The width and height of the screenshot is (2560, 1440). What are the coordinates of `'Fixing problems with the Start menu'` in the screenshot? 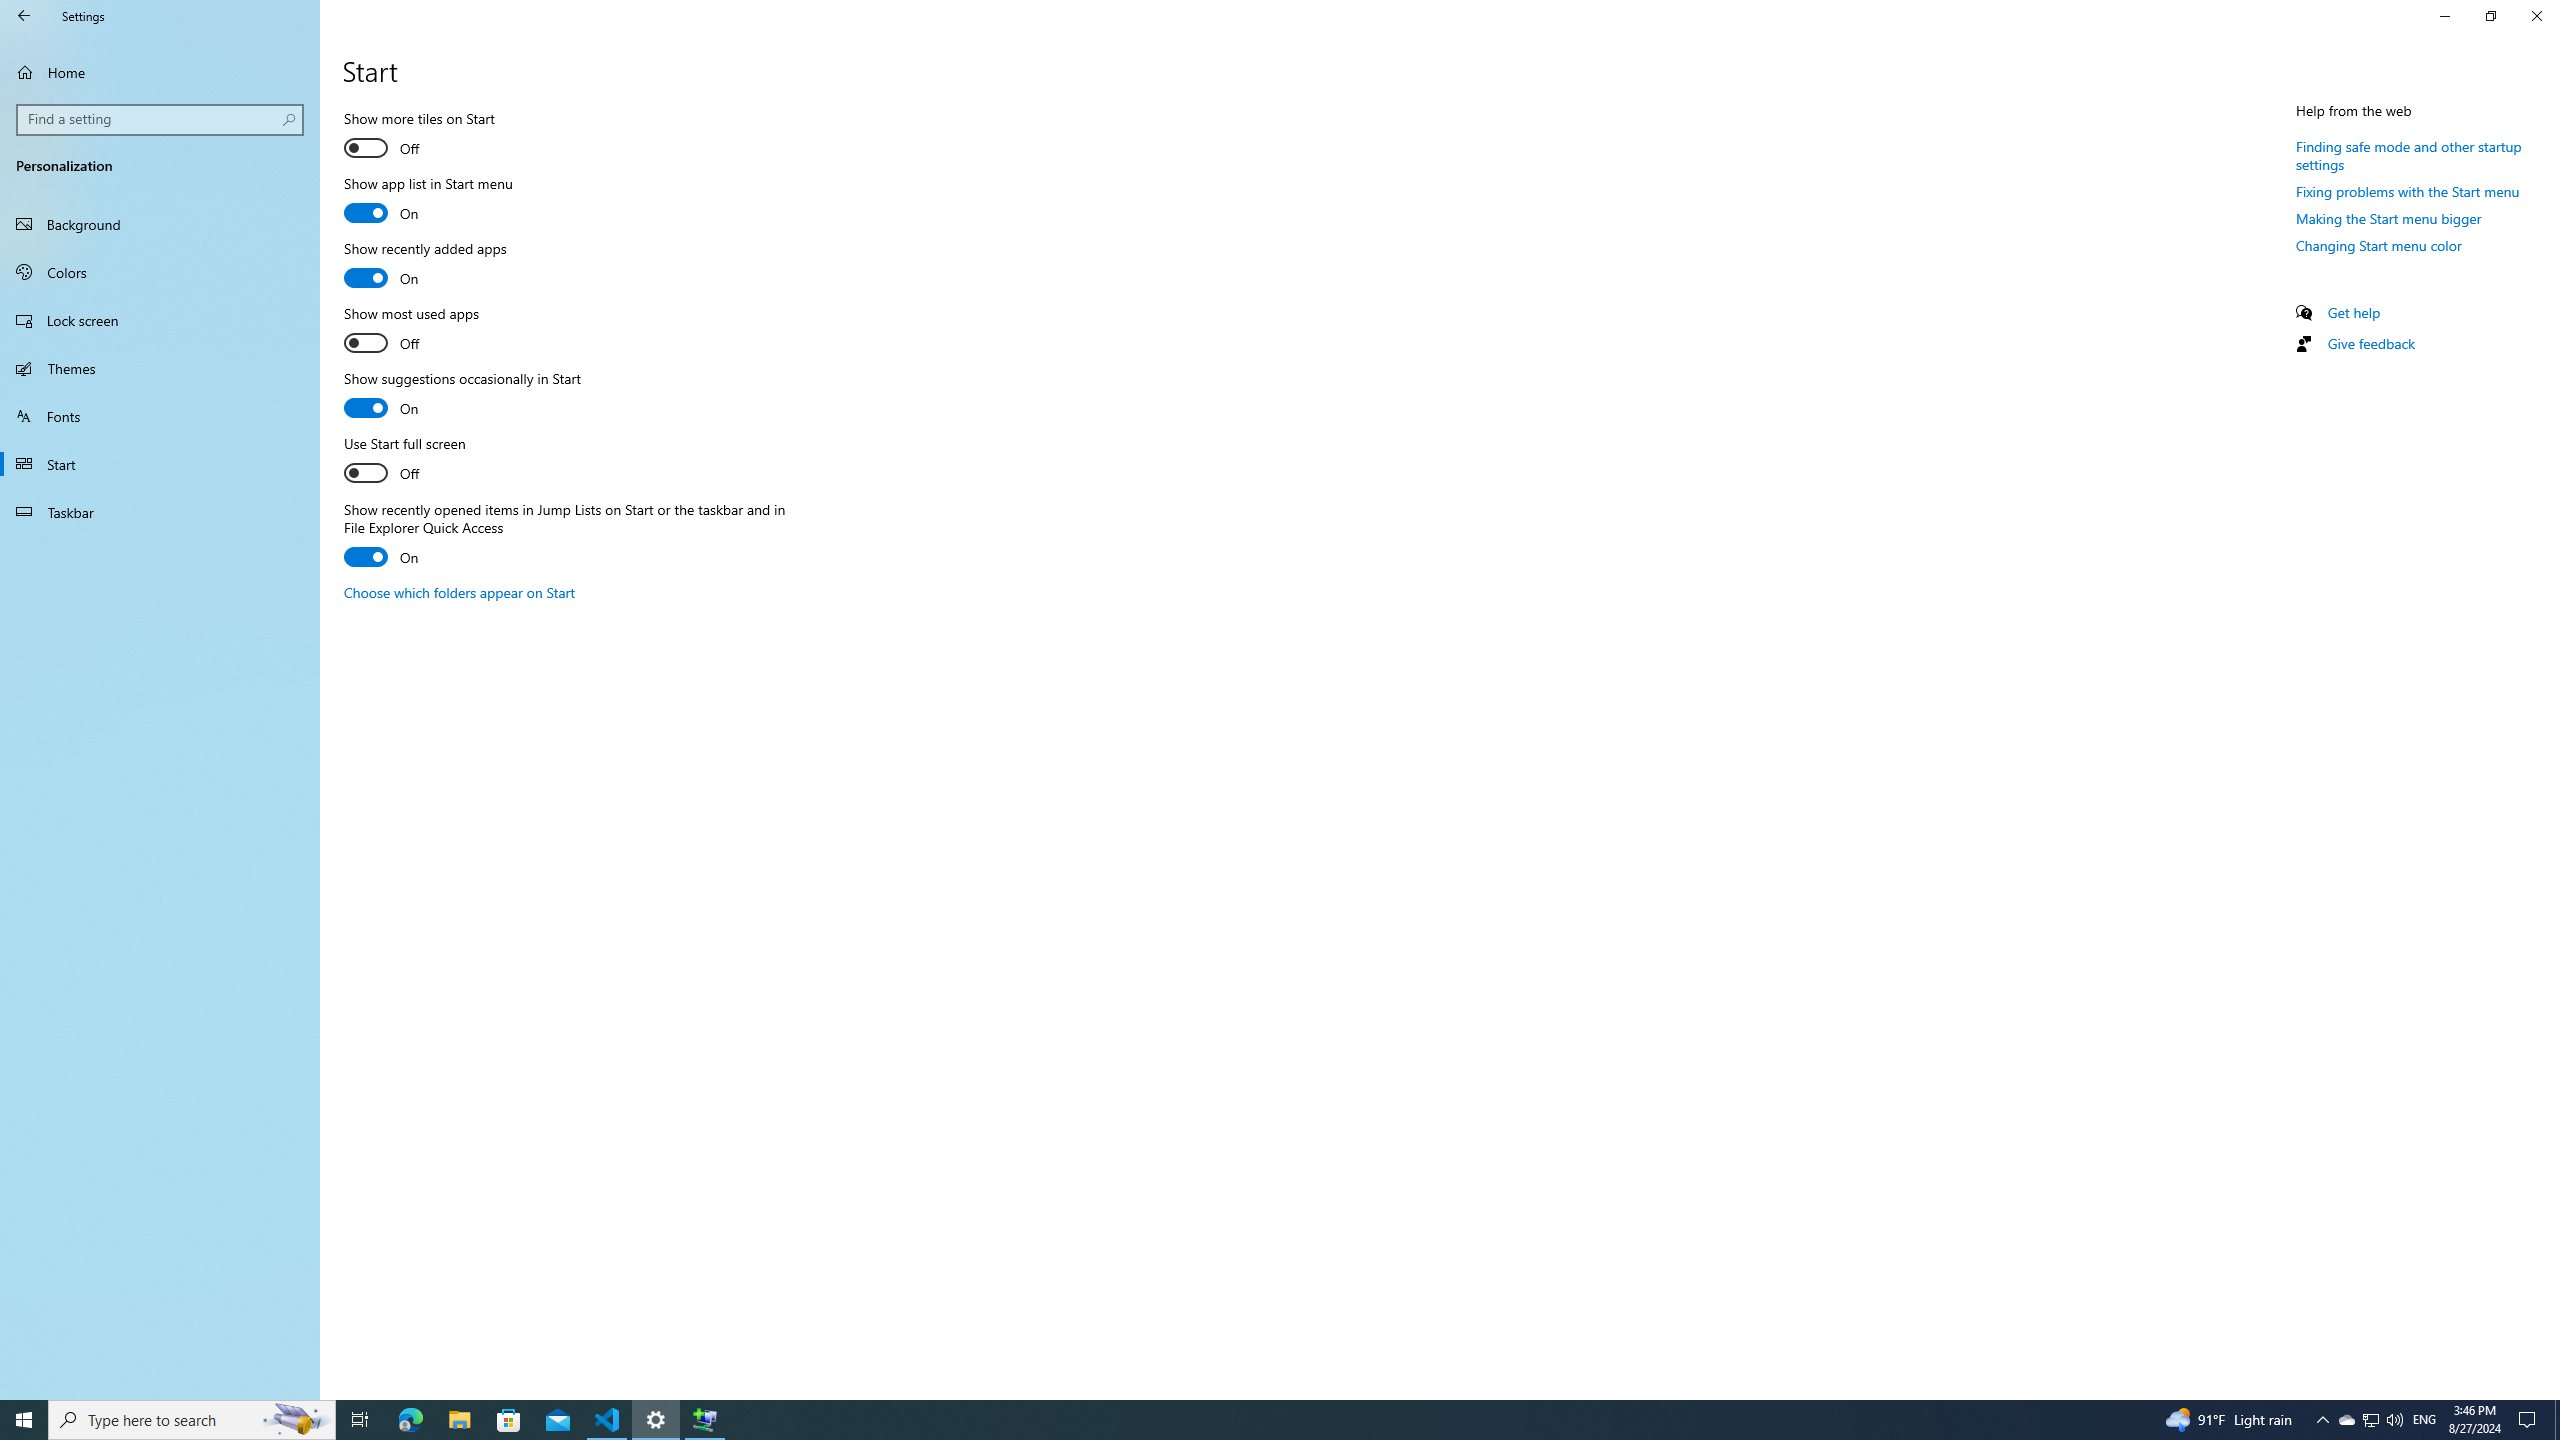 It's located at (2406, 191).